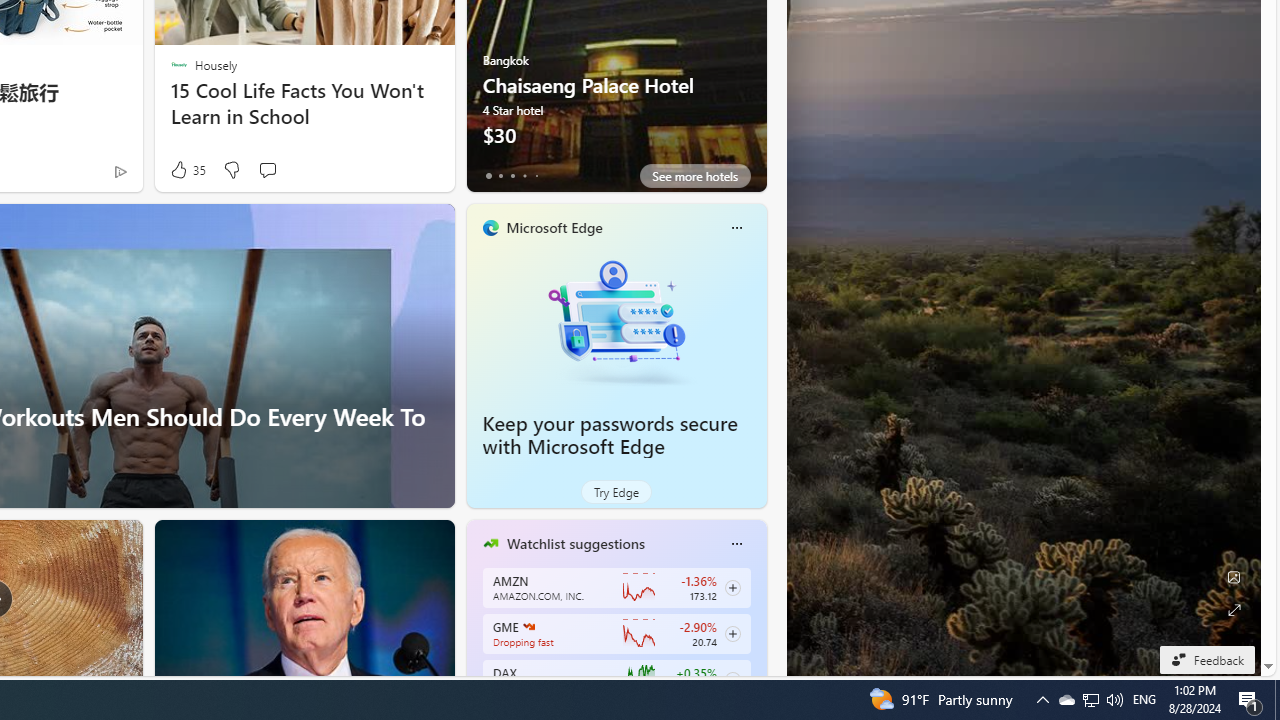 This screenshot has width=1280, height=720. Describe the element at coordinates (528, 625) in the screenshot. I see `'GAMESTOP CORP.'` at that location.